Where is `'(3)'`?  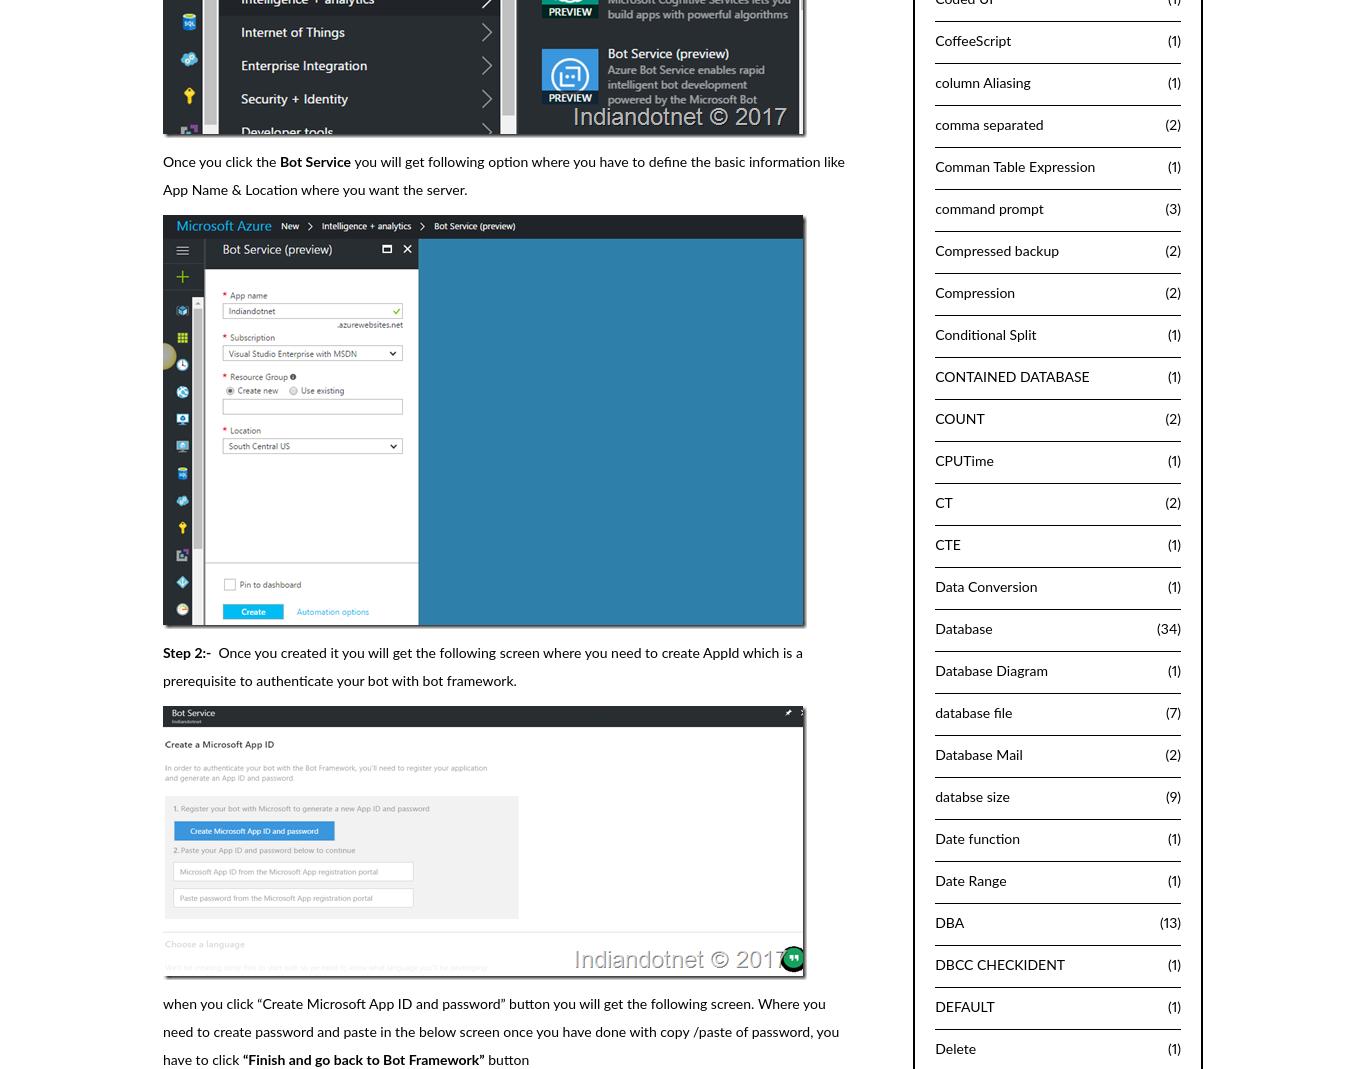
'(3)' is located at coordinates (1172, 208).